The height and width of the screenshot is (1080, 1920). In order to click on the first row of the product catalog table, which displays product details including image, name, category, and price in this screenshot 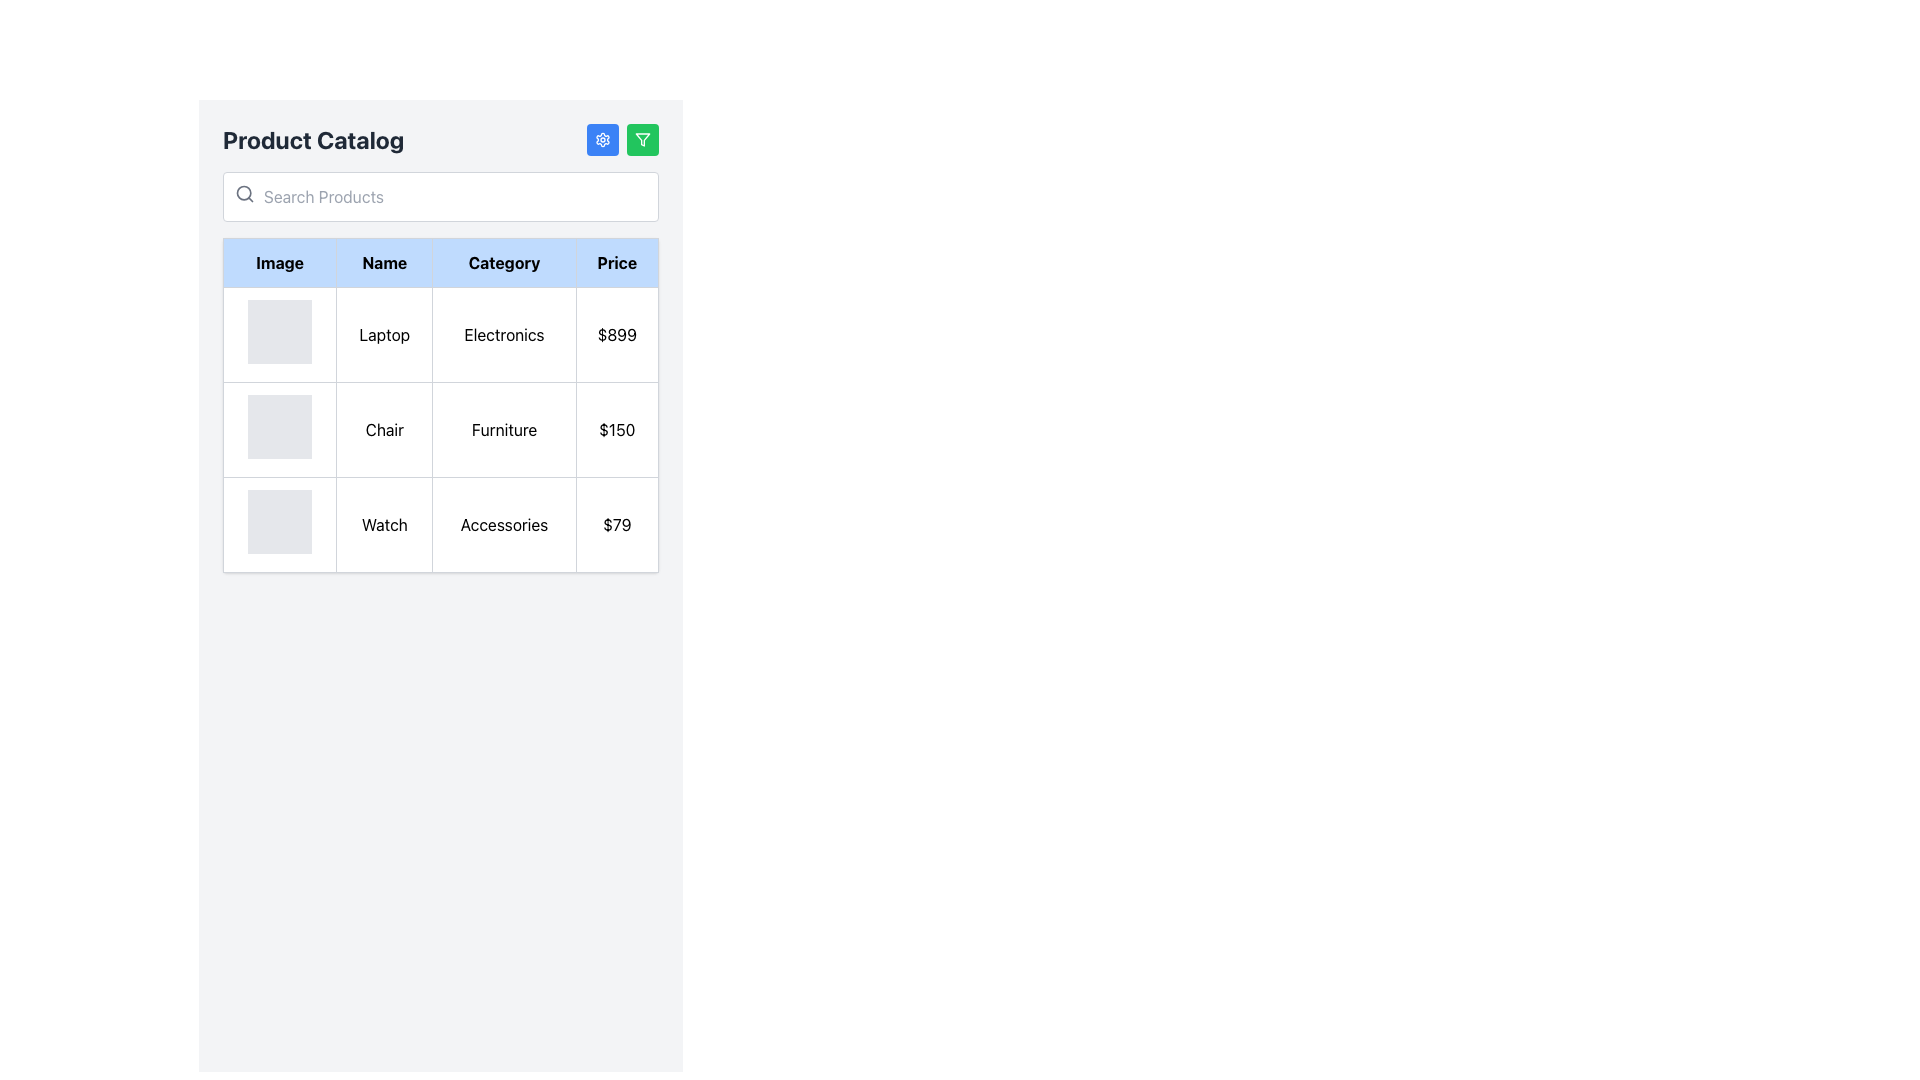, I will do `click(440, 334)`.